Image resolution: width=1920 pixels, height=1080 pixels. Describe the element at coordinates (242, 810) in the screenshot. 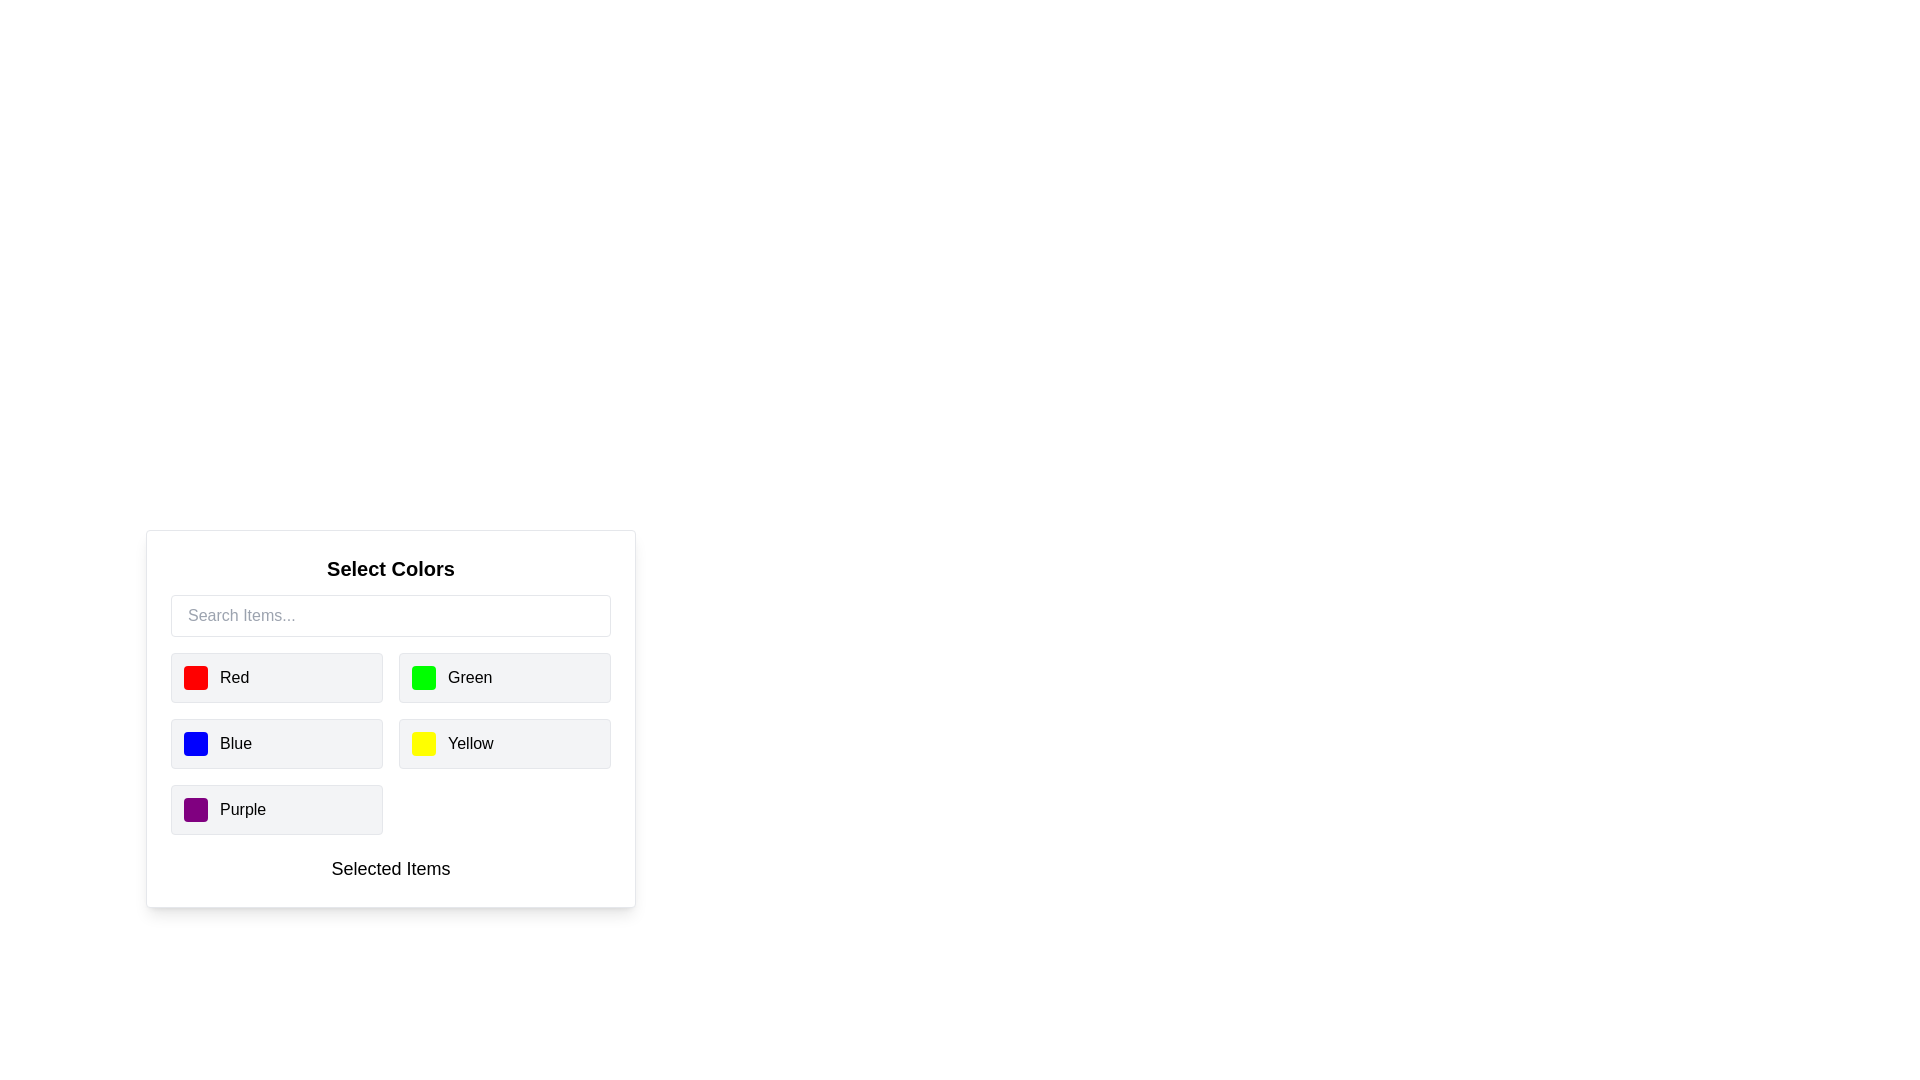

I see `displayed text from the 'Purple' color label located at the bottom-left of the color selection grid` at that location.